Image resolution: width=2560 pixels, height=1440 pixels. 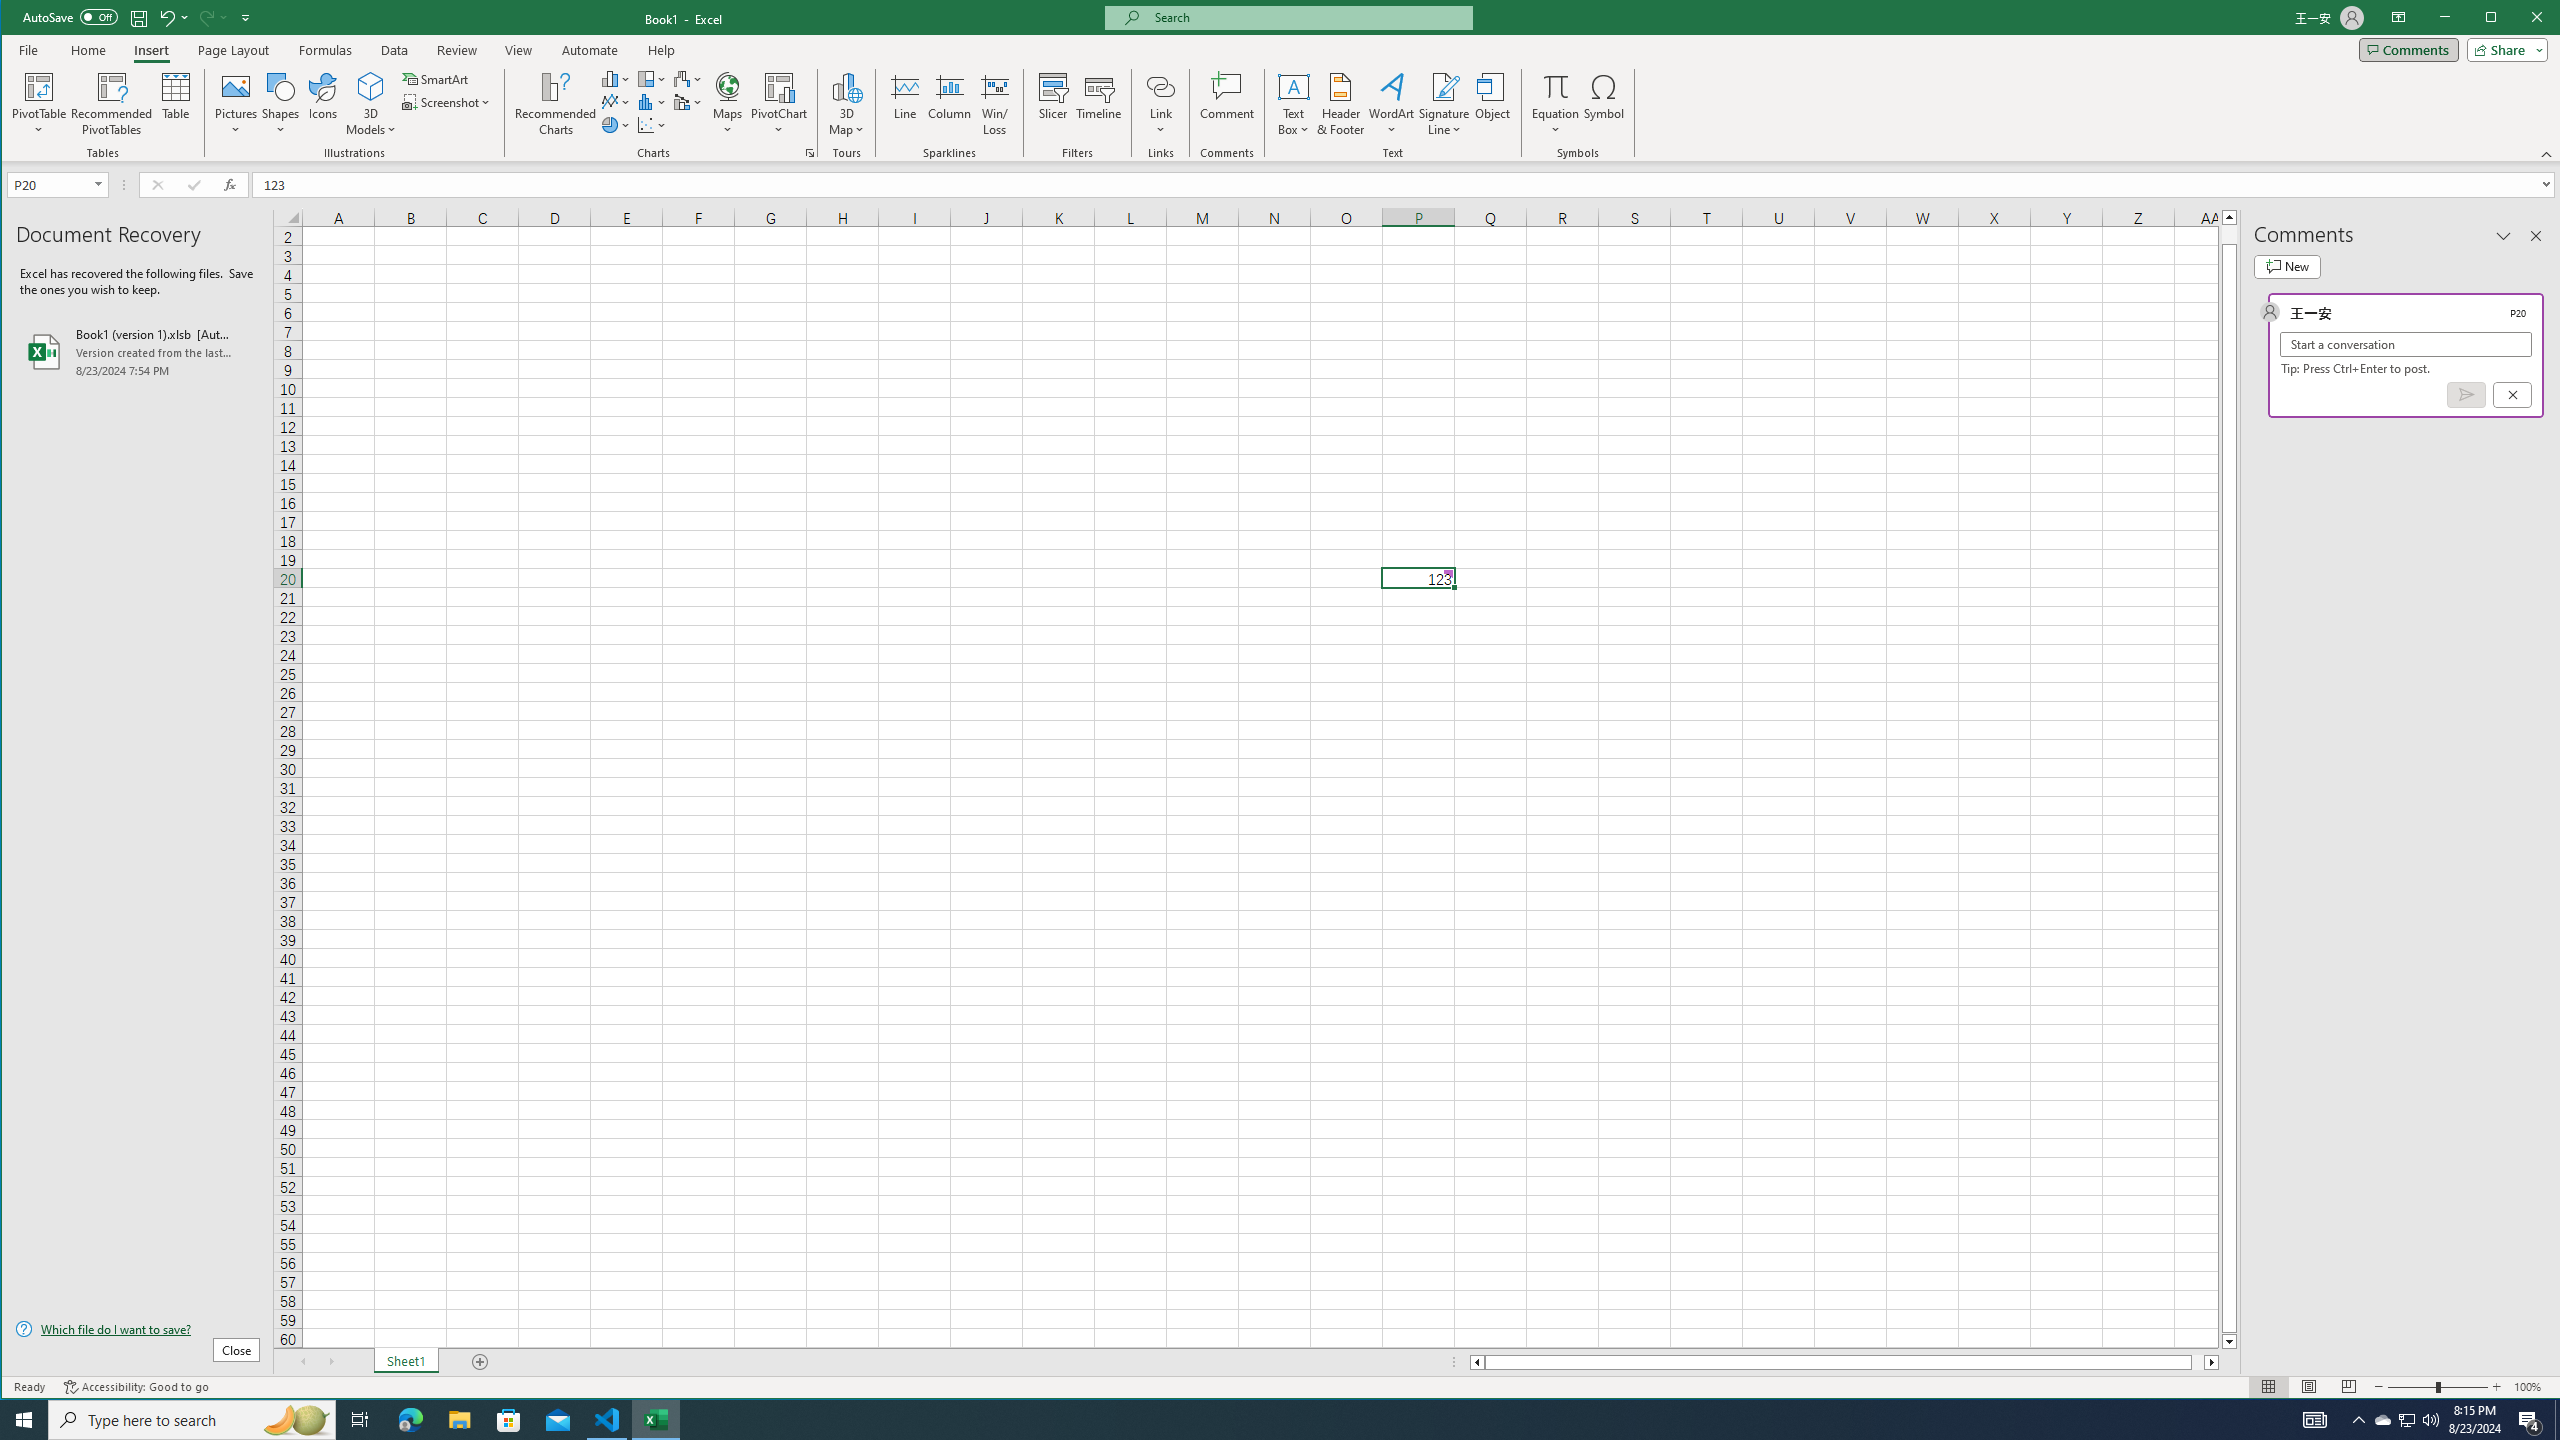 I want to click on 'Timeline', so click(x=1098, y=103).